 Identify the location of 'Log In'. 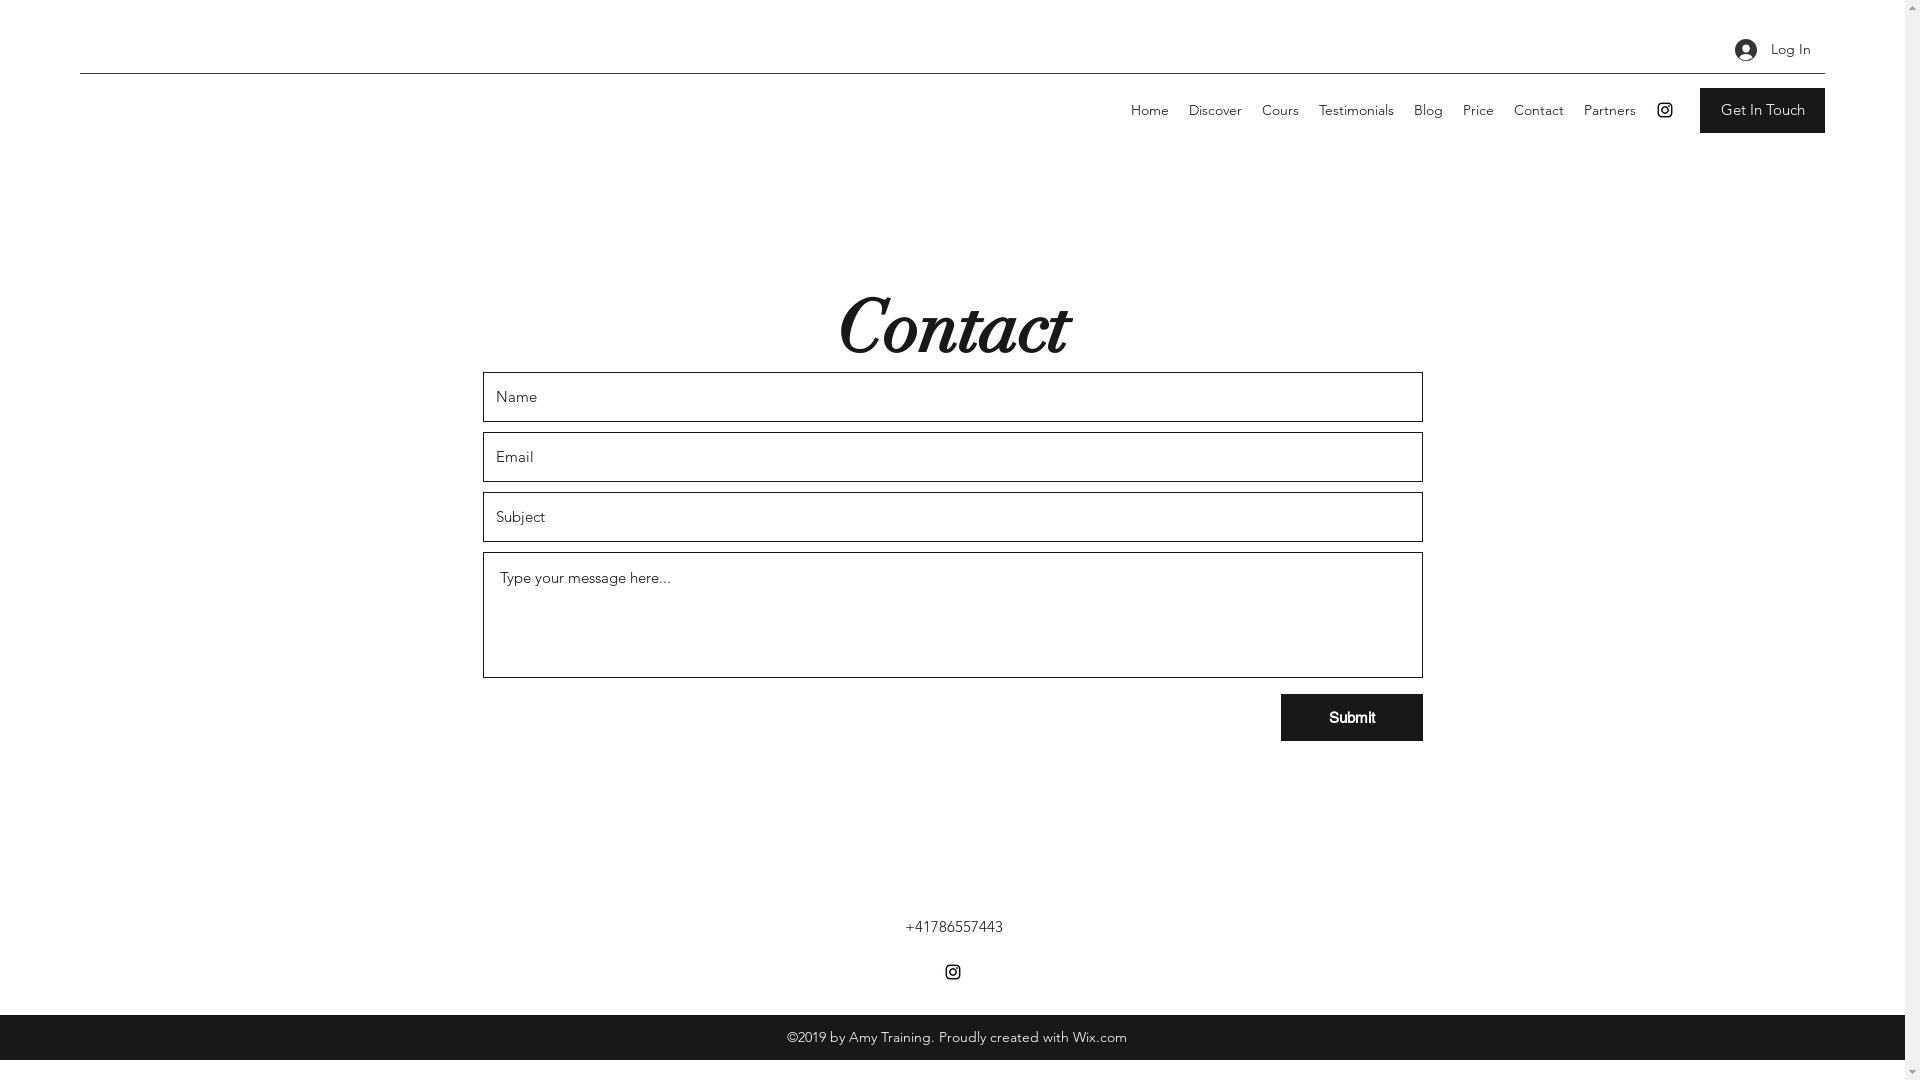
(1720, 48).